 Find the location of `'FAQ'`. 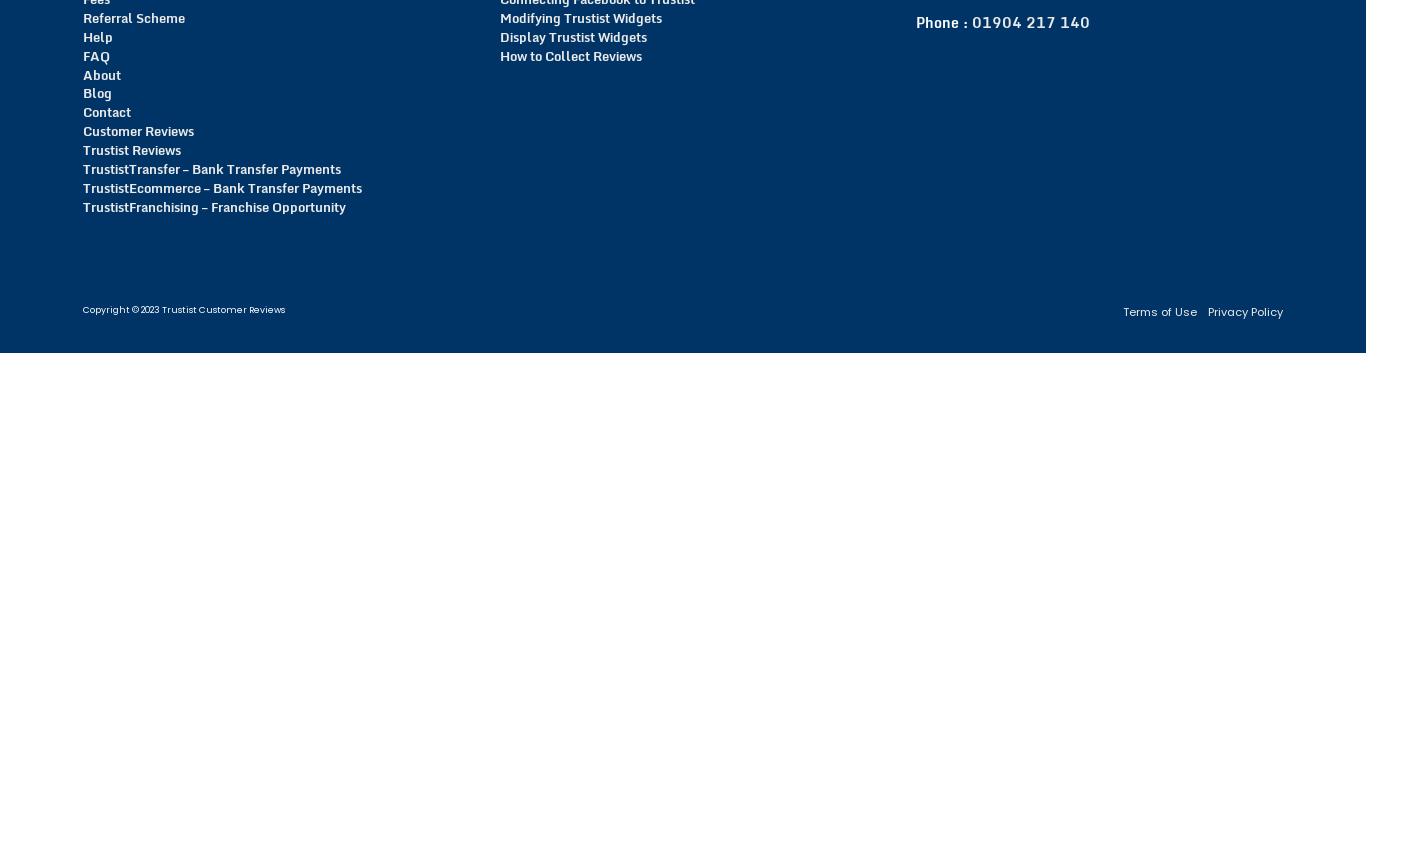

'FAQ' is located at coordinates (95, 55).